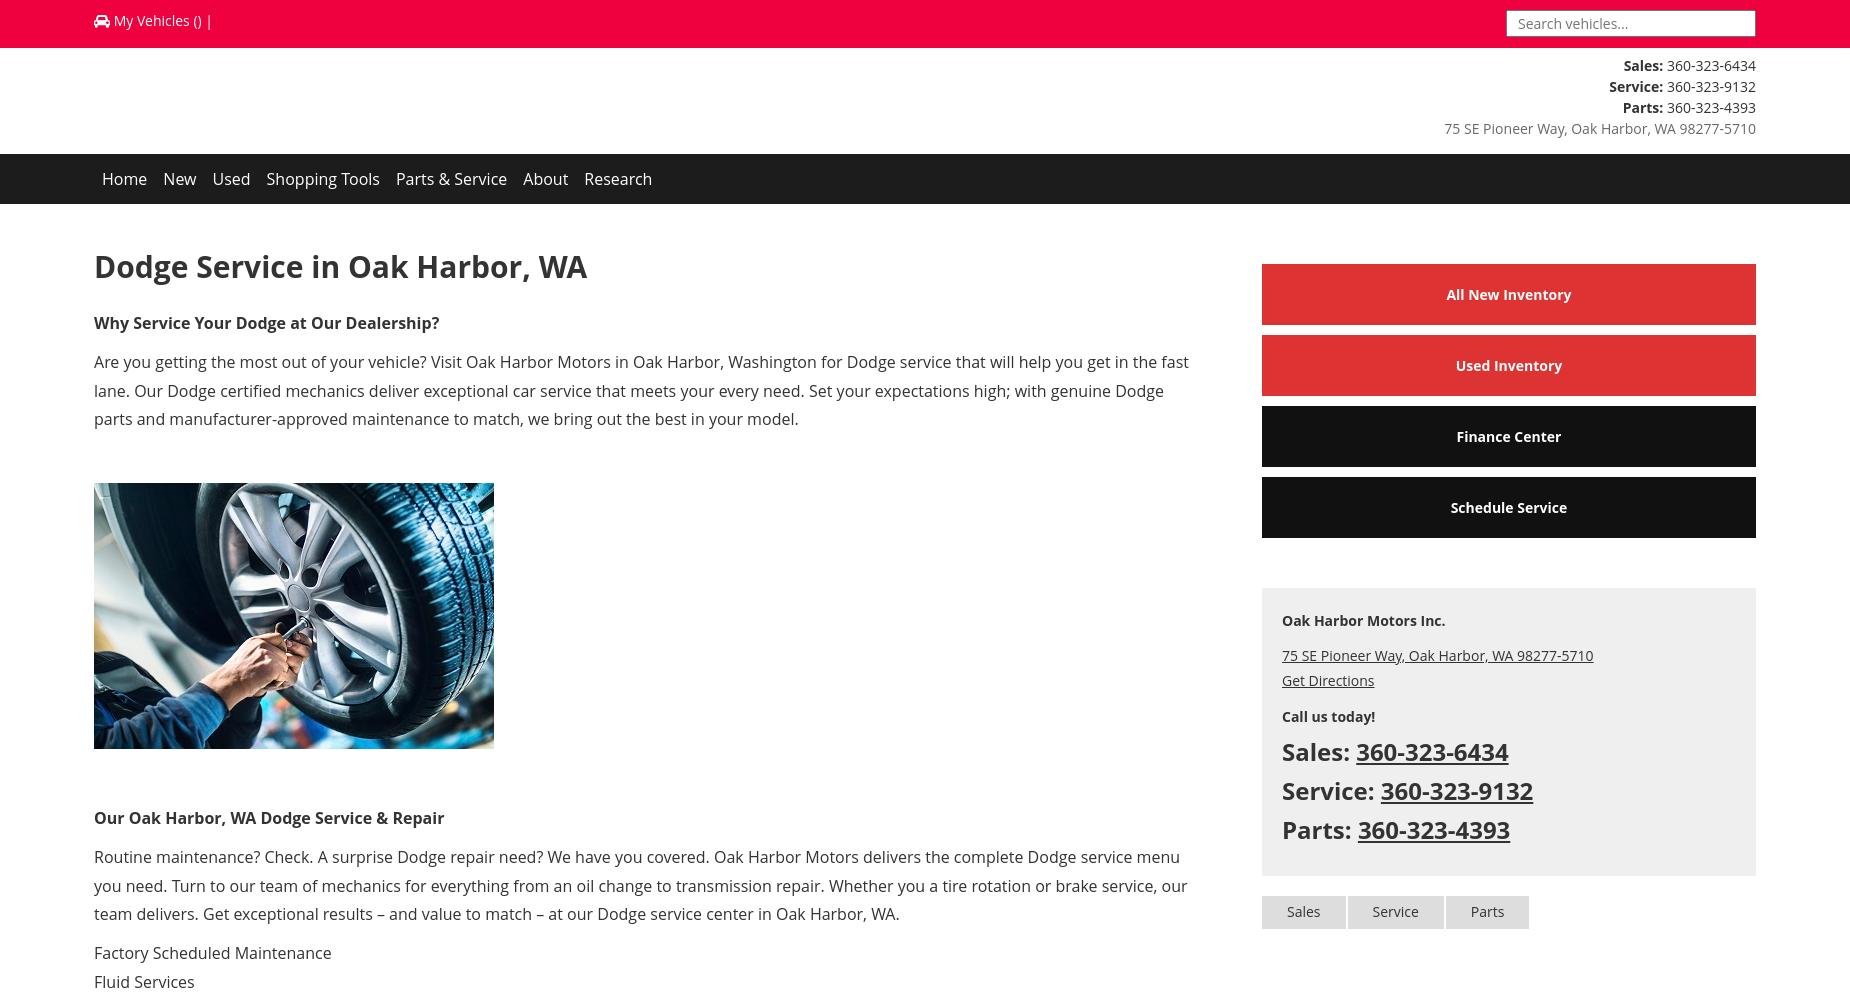  I want to click on 'Parts & Service', so click(450, 179).